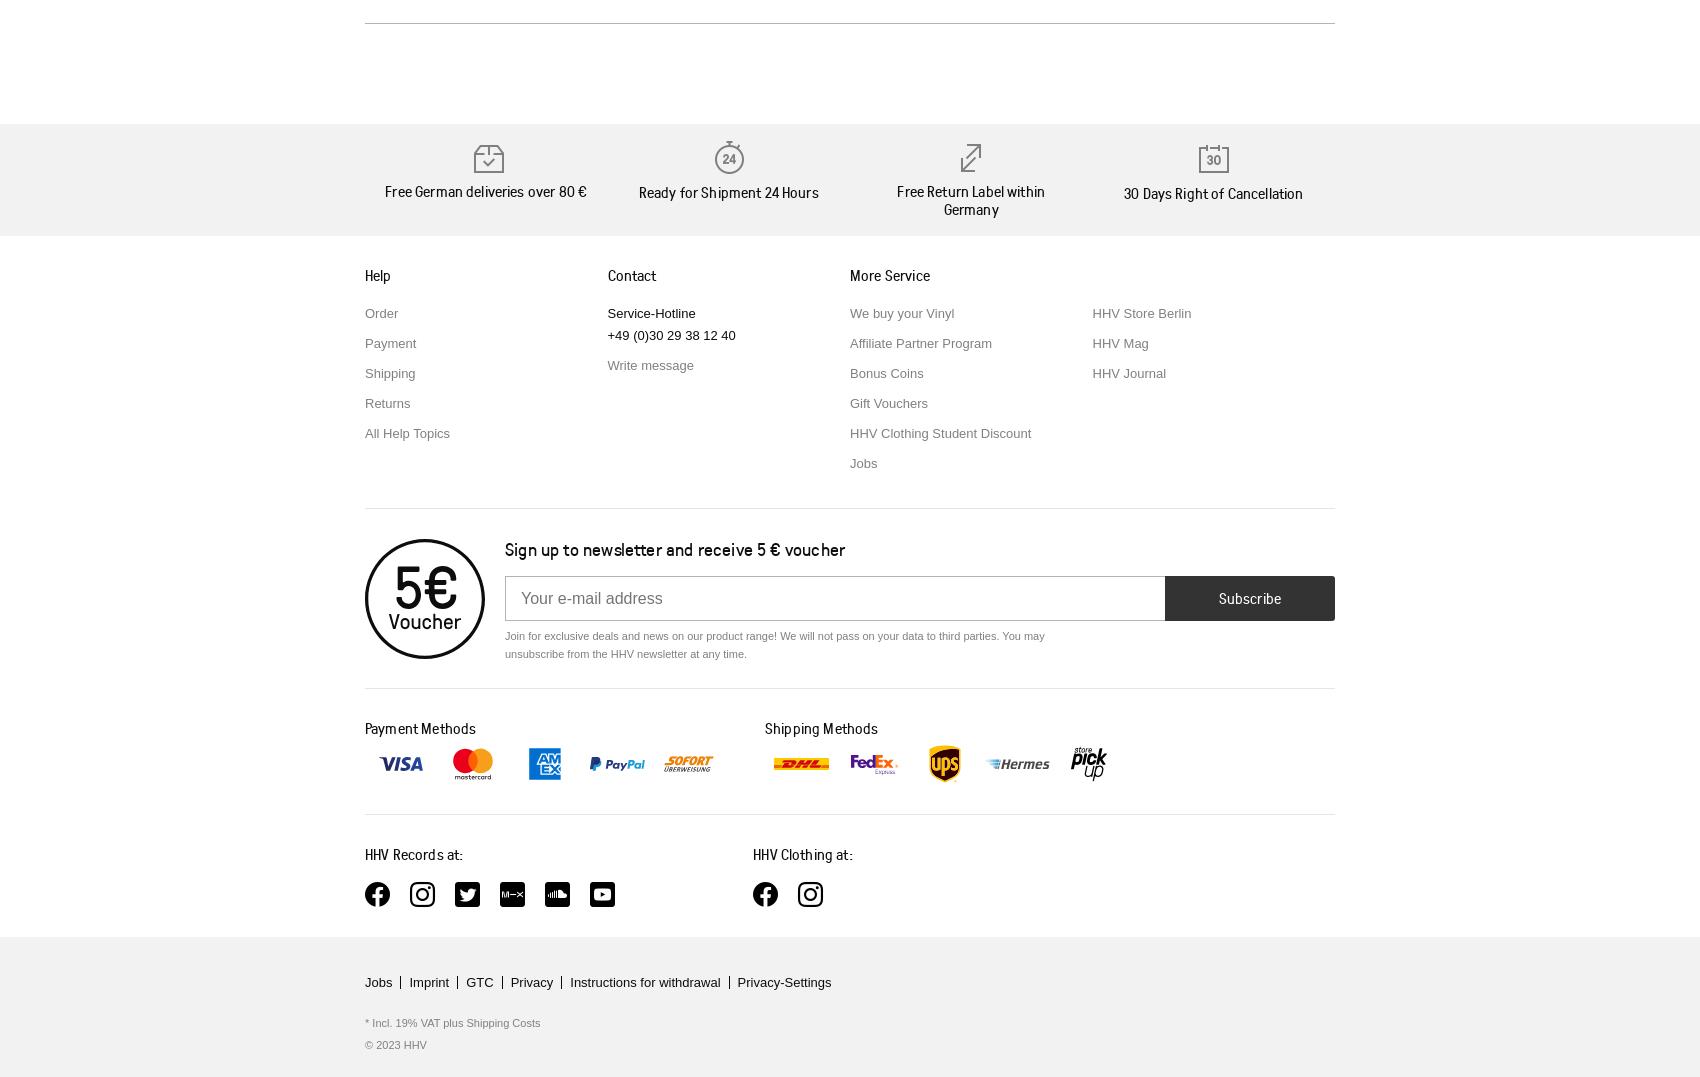 The height and width of the screenshot is (1077, 1700). Describe the element at coordinates (889, 273) in the screenshot. I see `'More Service'` at that location.